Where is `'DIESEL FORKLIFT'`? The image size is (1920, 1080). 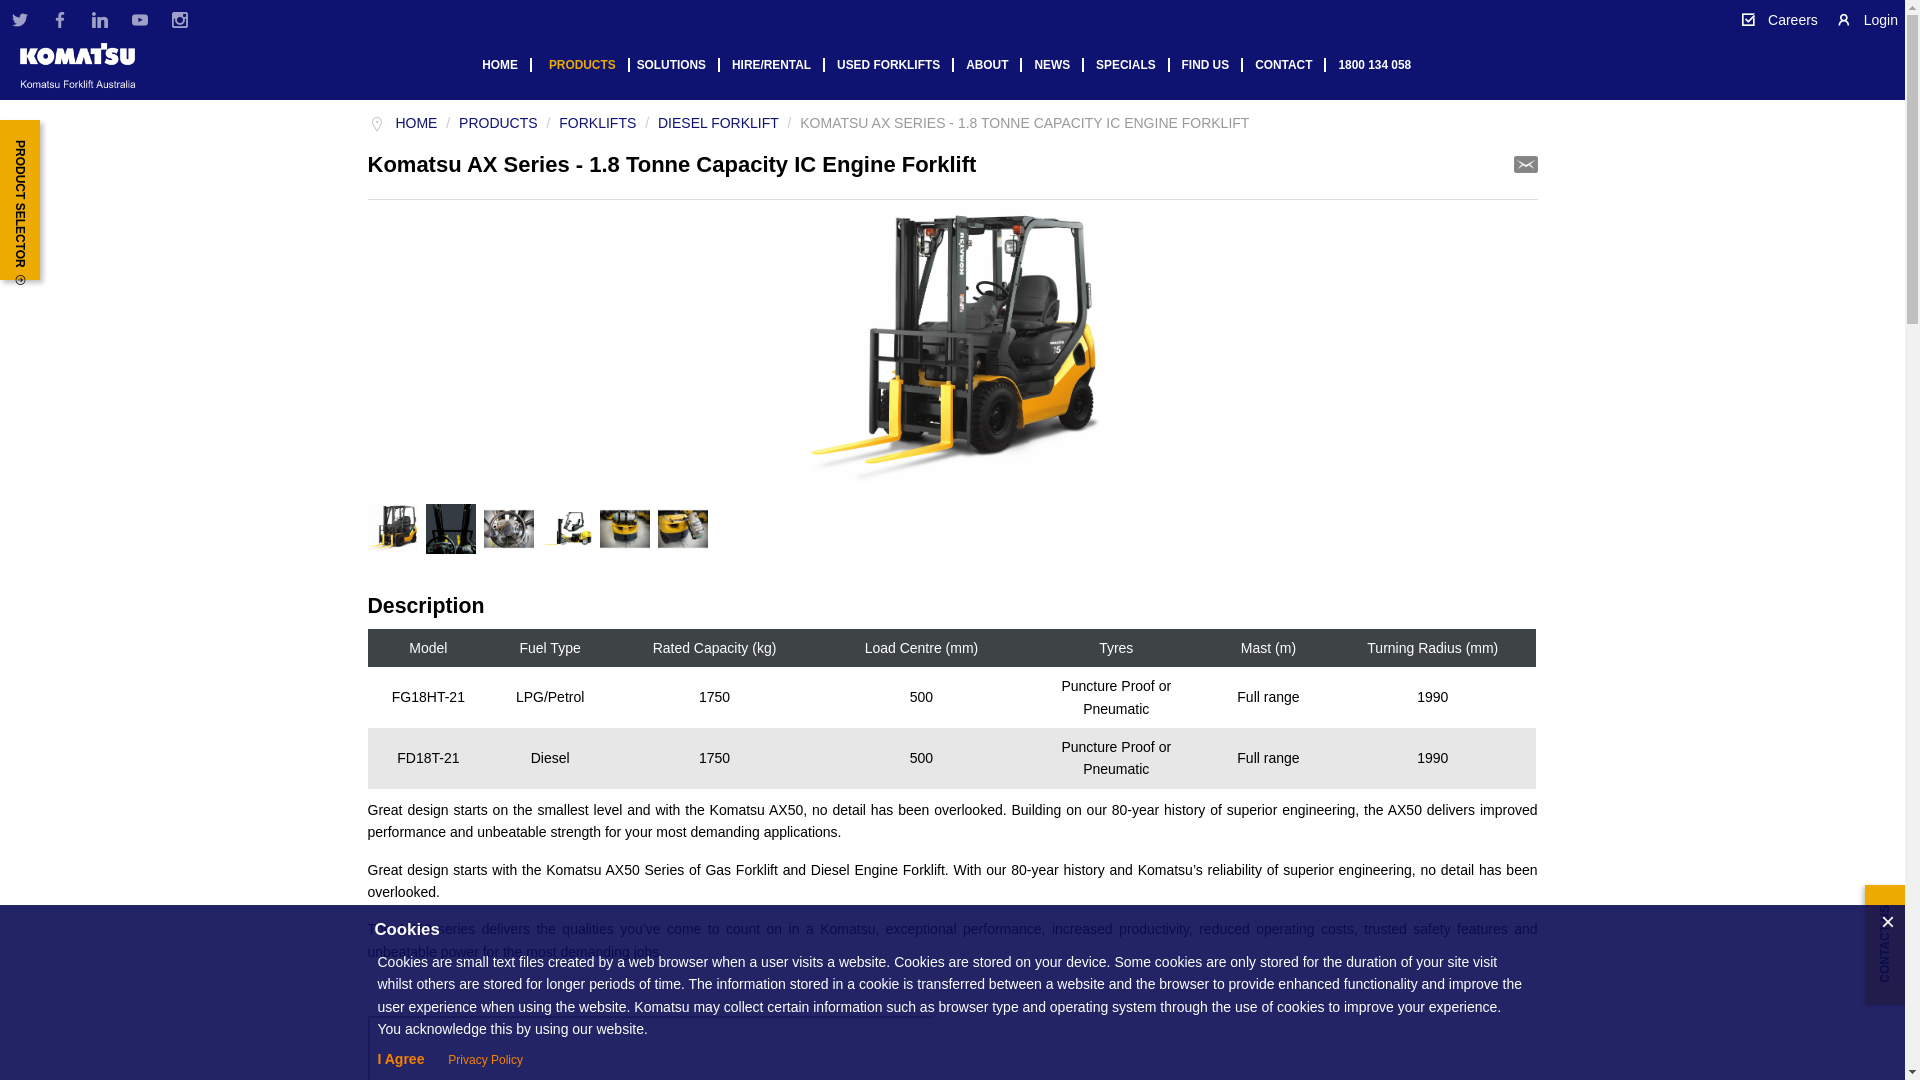 'DIESEL FORKLIFT' is located at coordinates (718, 123).